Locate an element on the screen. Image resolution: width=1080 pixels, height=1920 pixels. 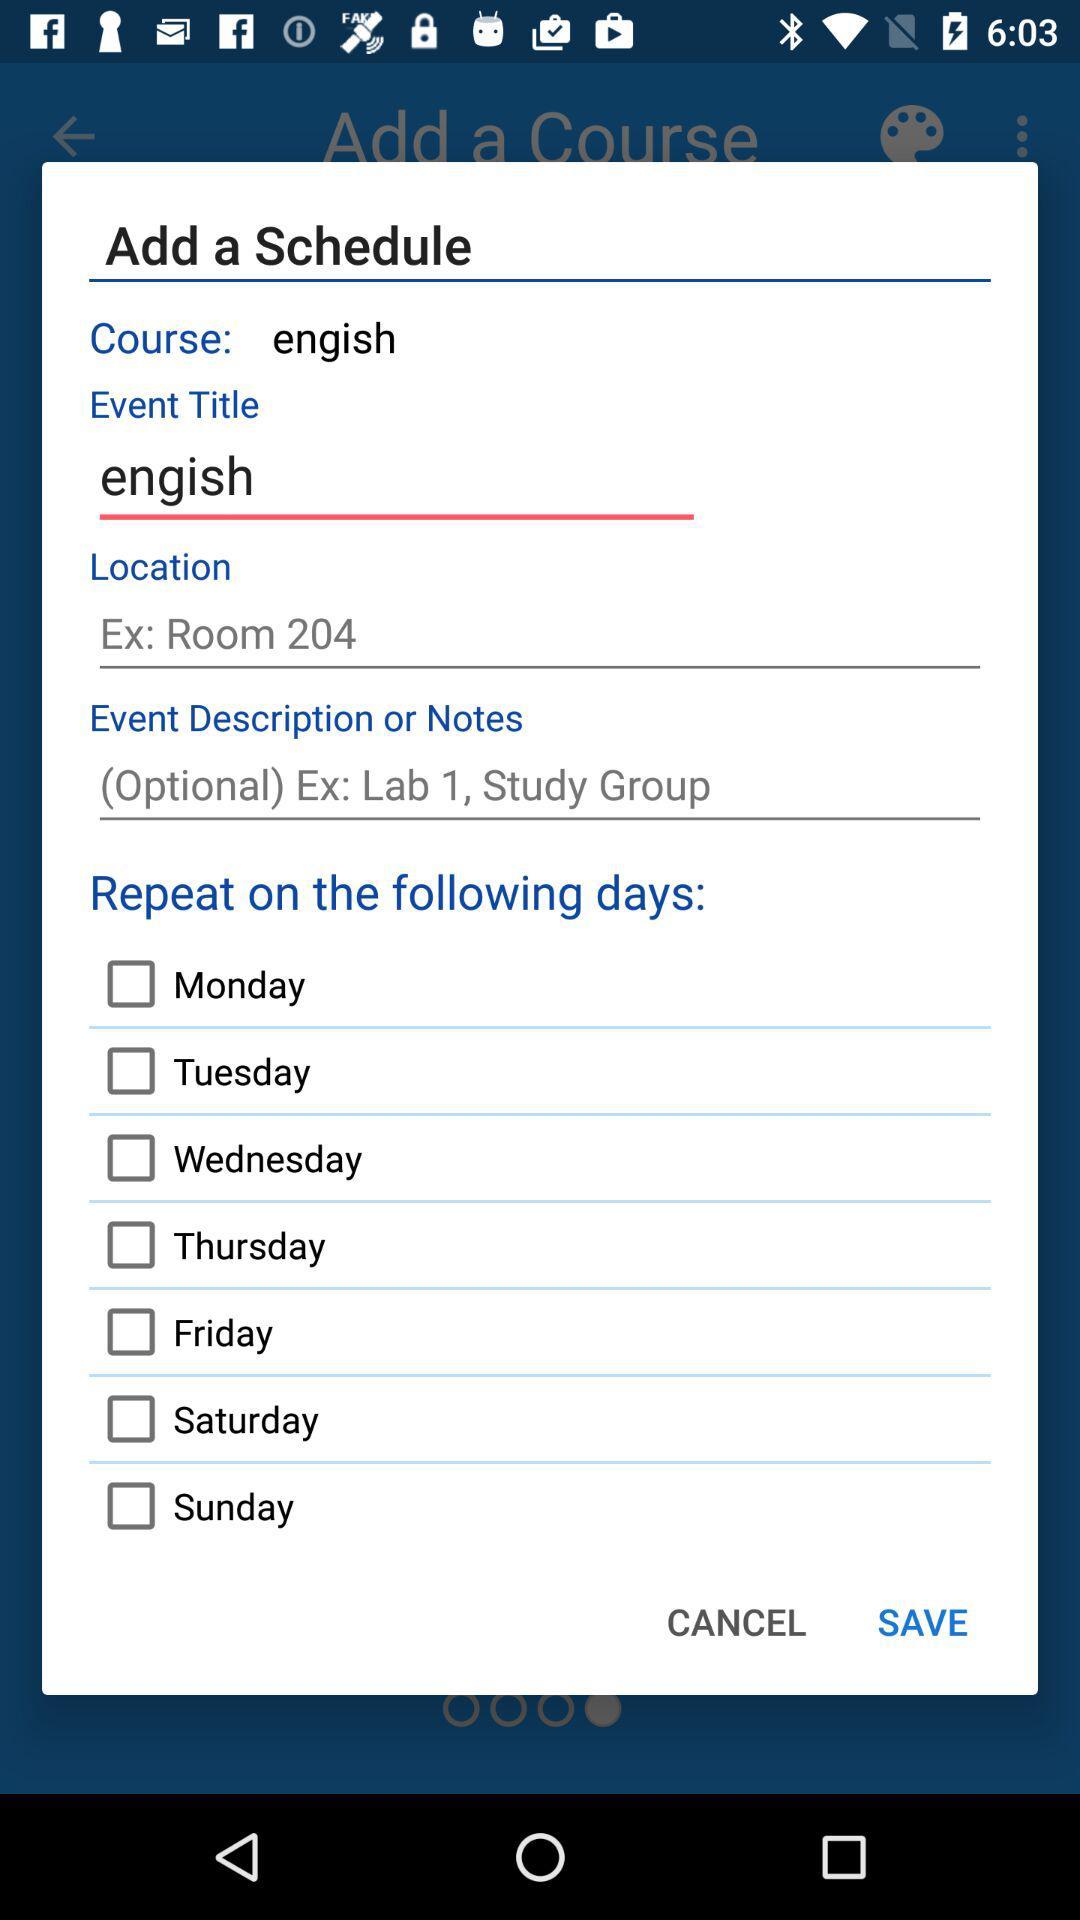
the item above event description or icon is located at coordinates (540, 632).